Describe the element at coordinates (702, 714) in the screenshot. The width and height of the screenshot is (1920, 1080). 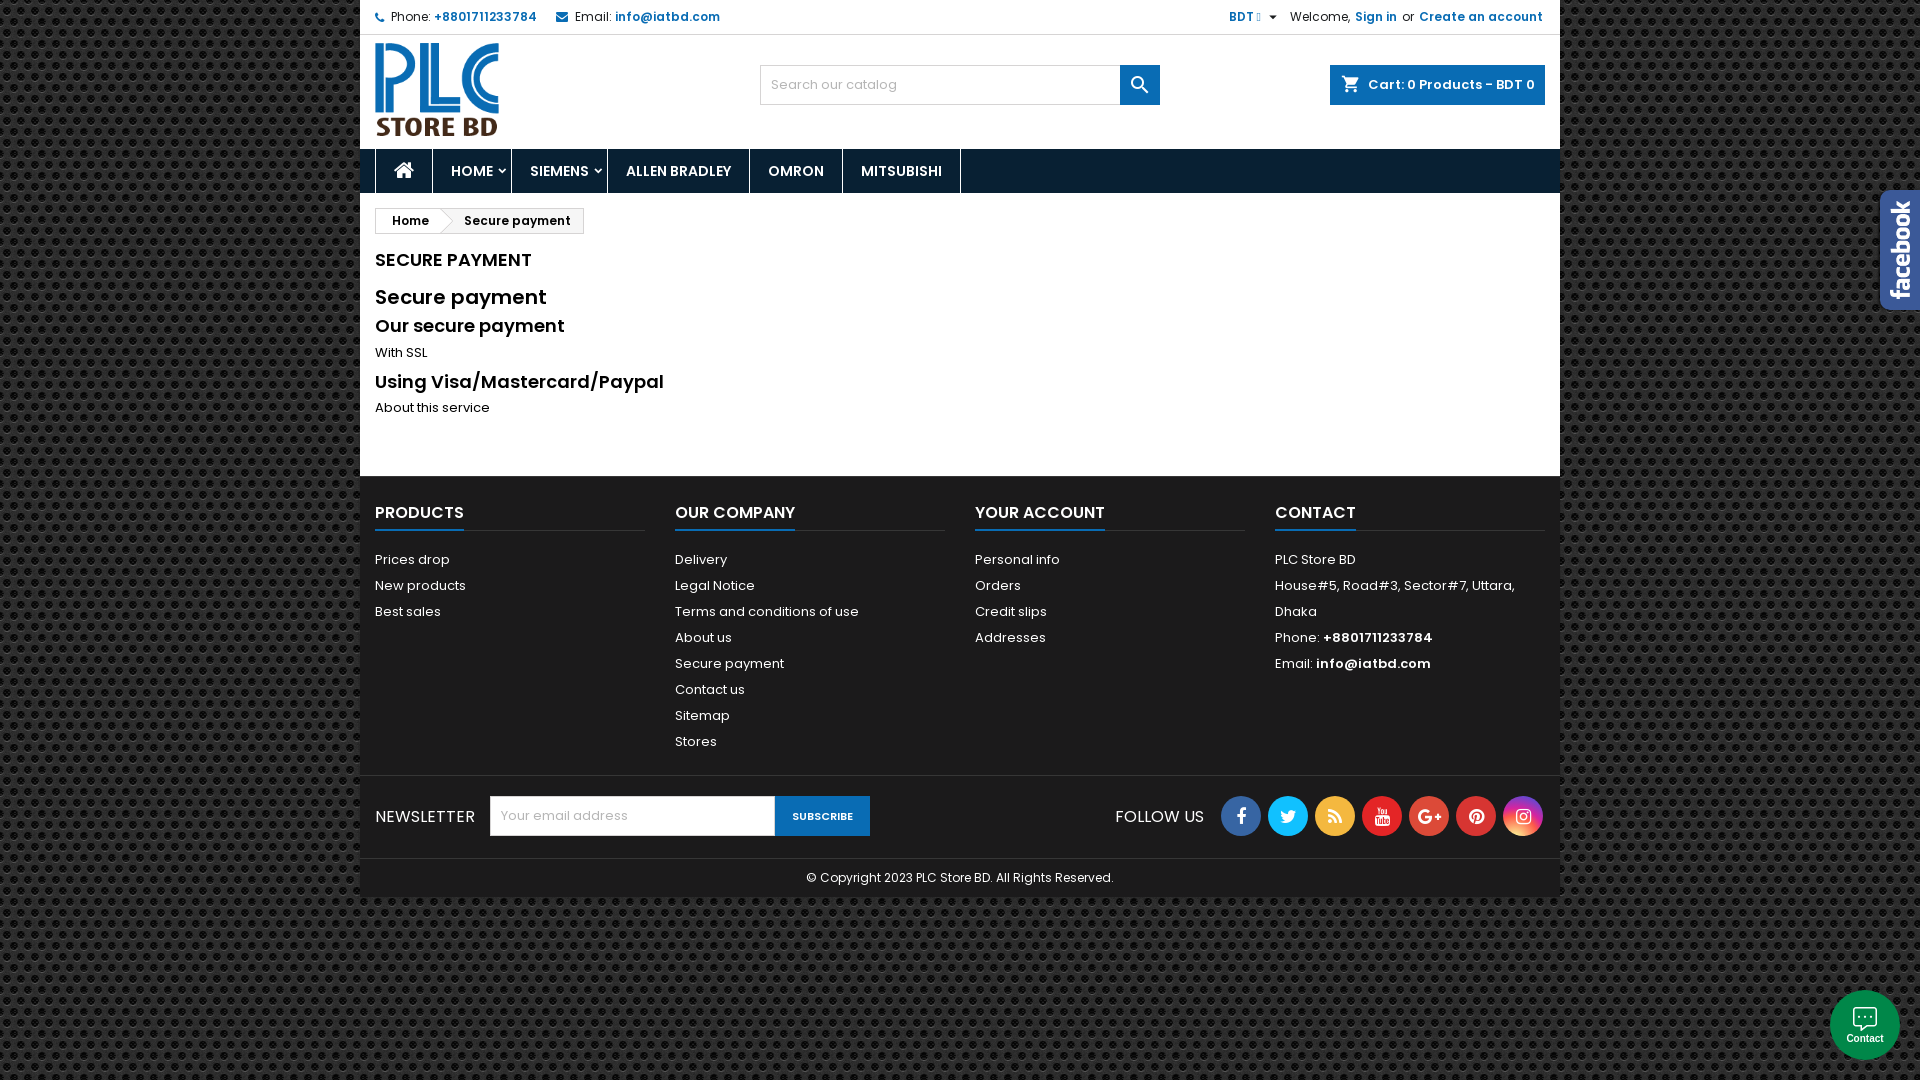
I see `'Sitemap'` at that location.